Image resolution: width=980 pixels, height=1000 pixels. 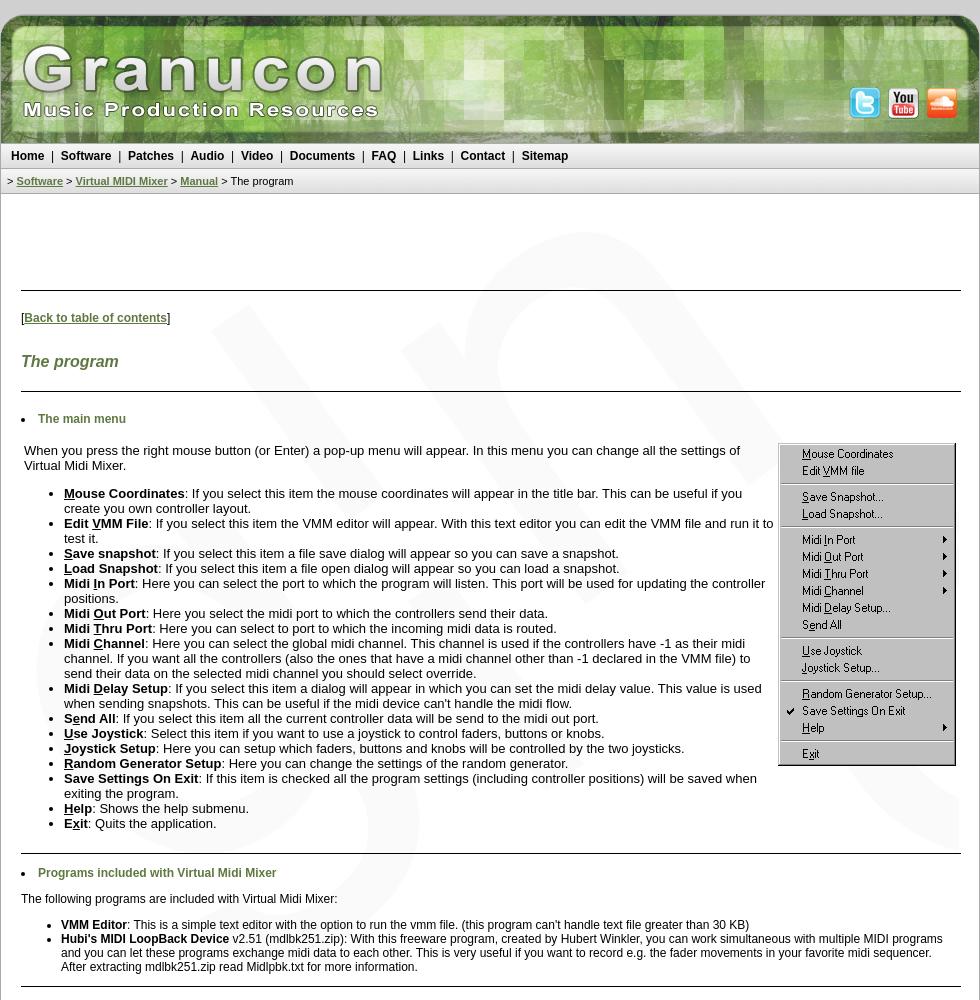 What do you see at coordinates (520, 156) in the screenshot?
I see `'Sitemap'` at bounding box center [520, 156].